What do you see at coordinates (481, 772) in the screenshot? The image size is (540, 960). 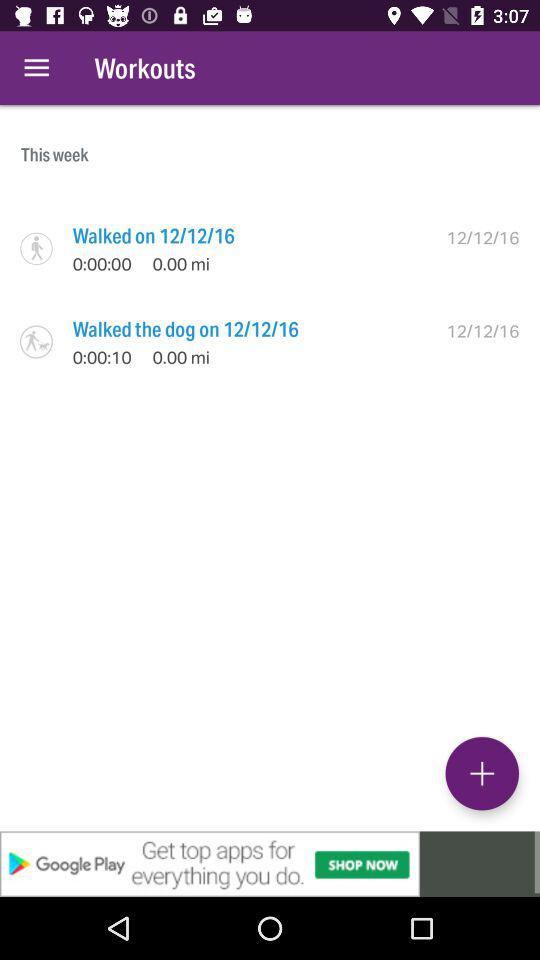 I see `new workout` at bounding box center [481, 772].